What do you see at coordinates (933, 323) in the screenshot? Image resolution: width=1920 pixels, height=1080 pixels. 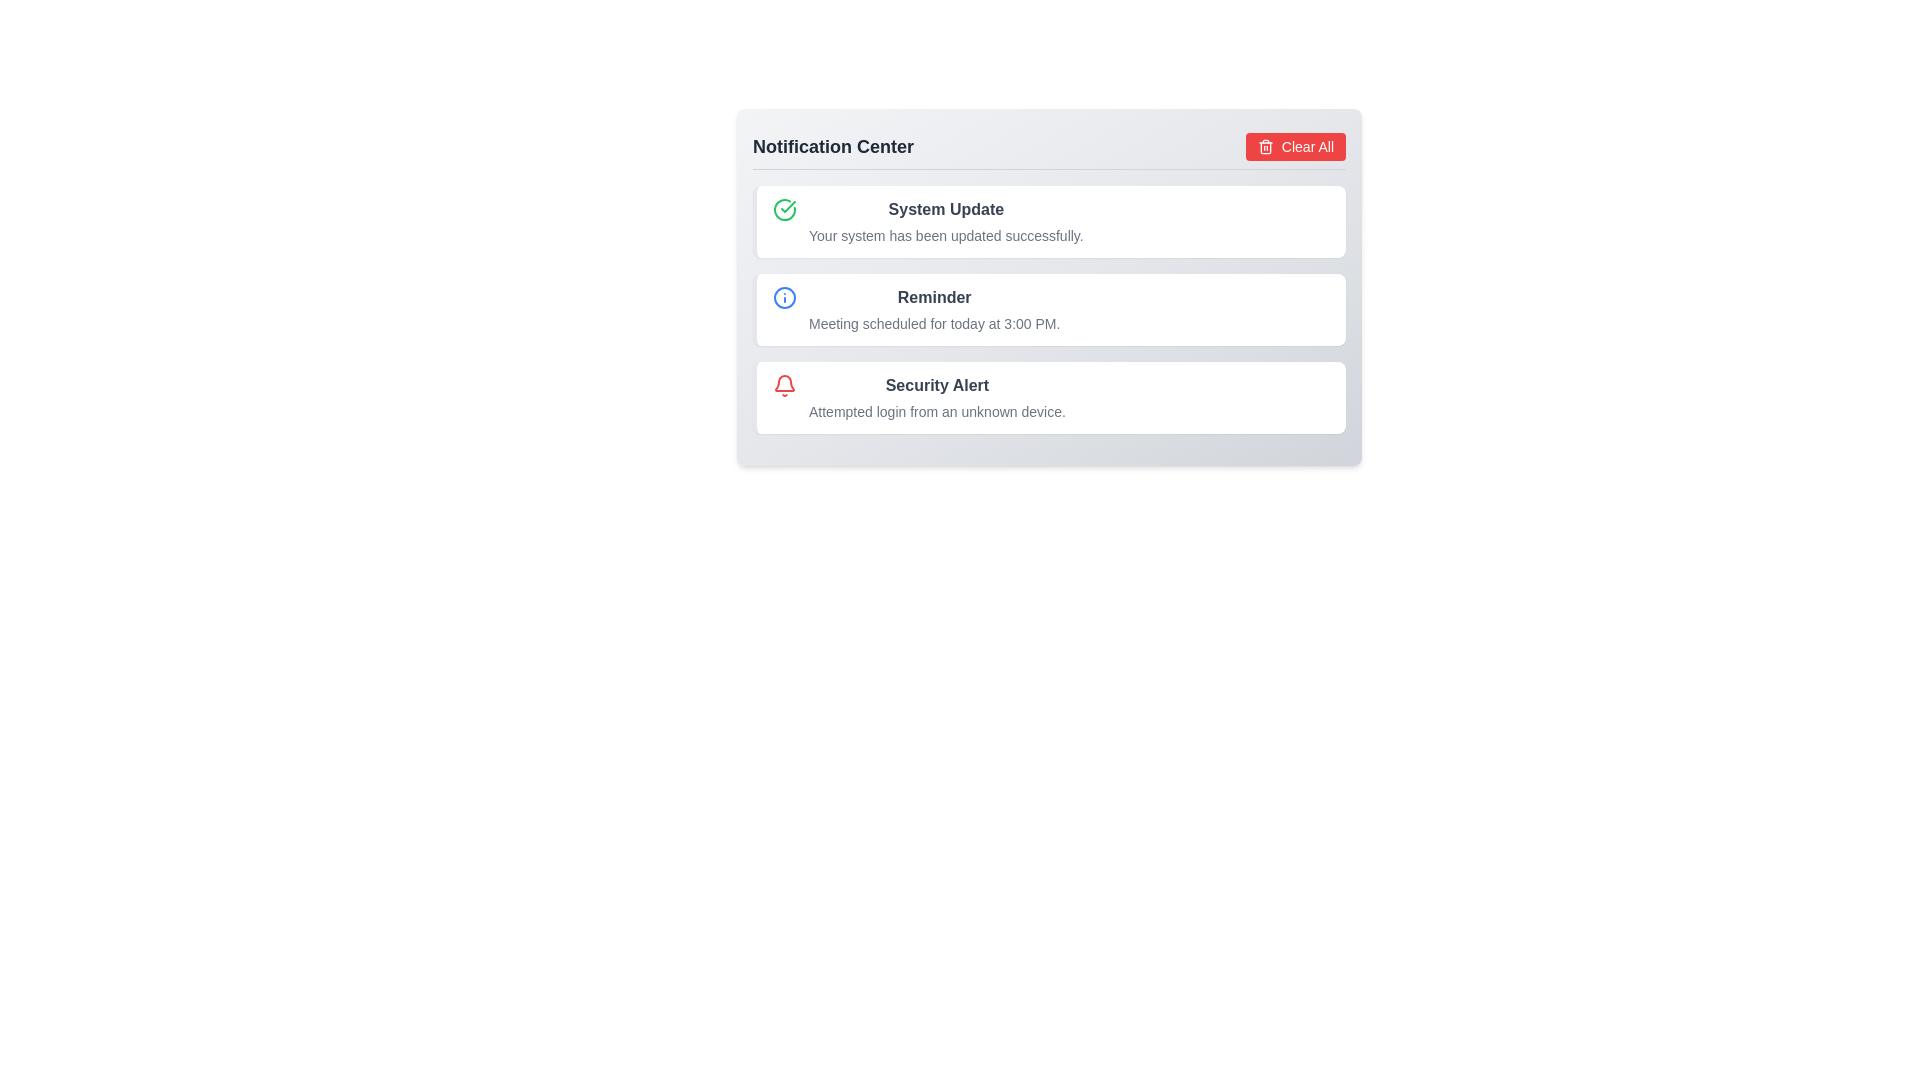 I see `the text string reading 'Meeting scheduled for today at 3:00 PM.' which is styled in a smaller gray font and located under the heading 'Reminder'` at bounding box center [933, 323].